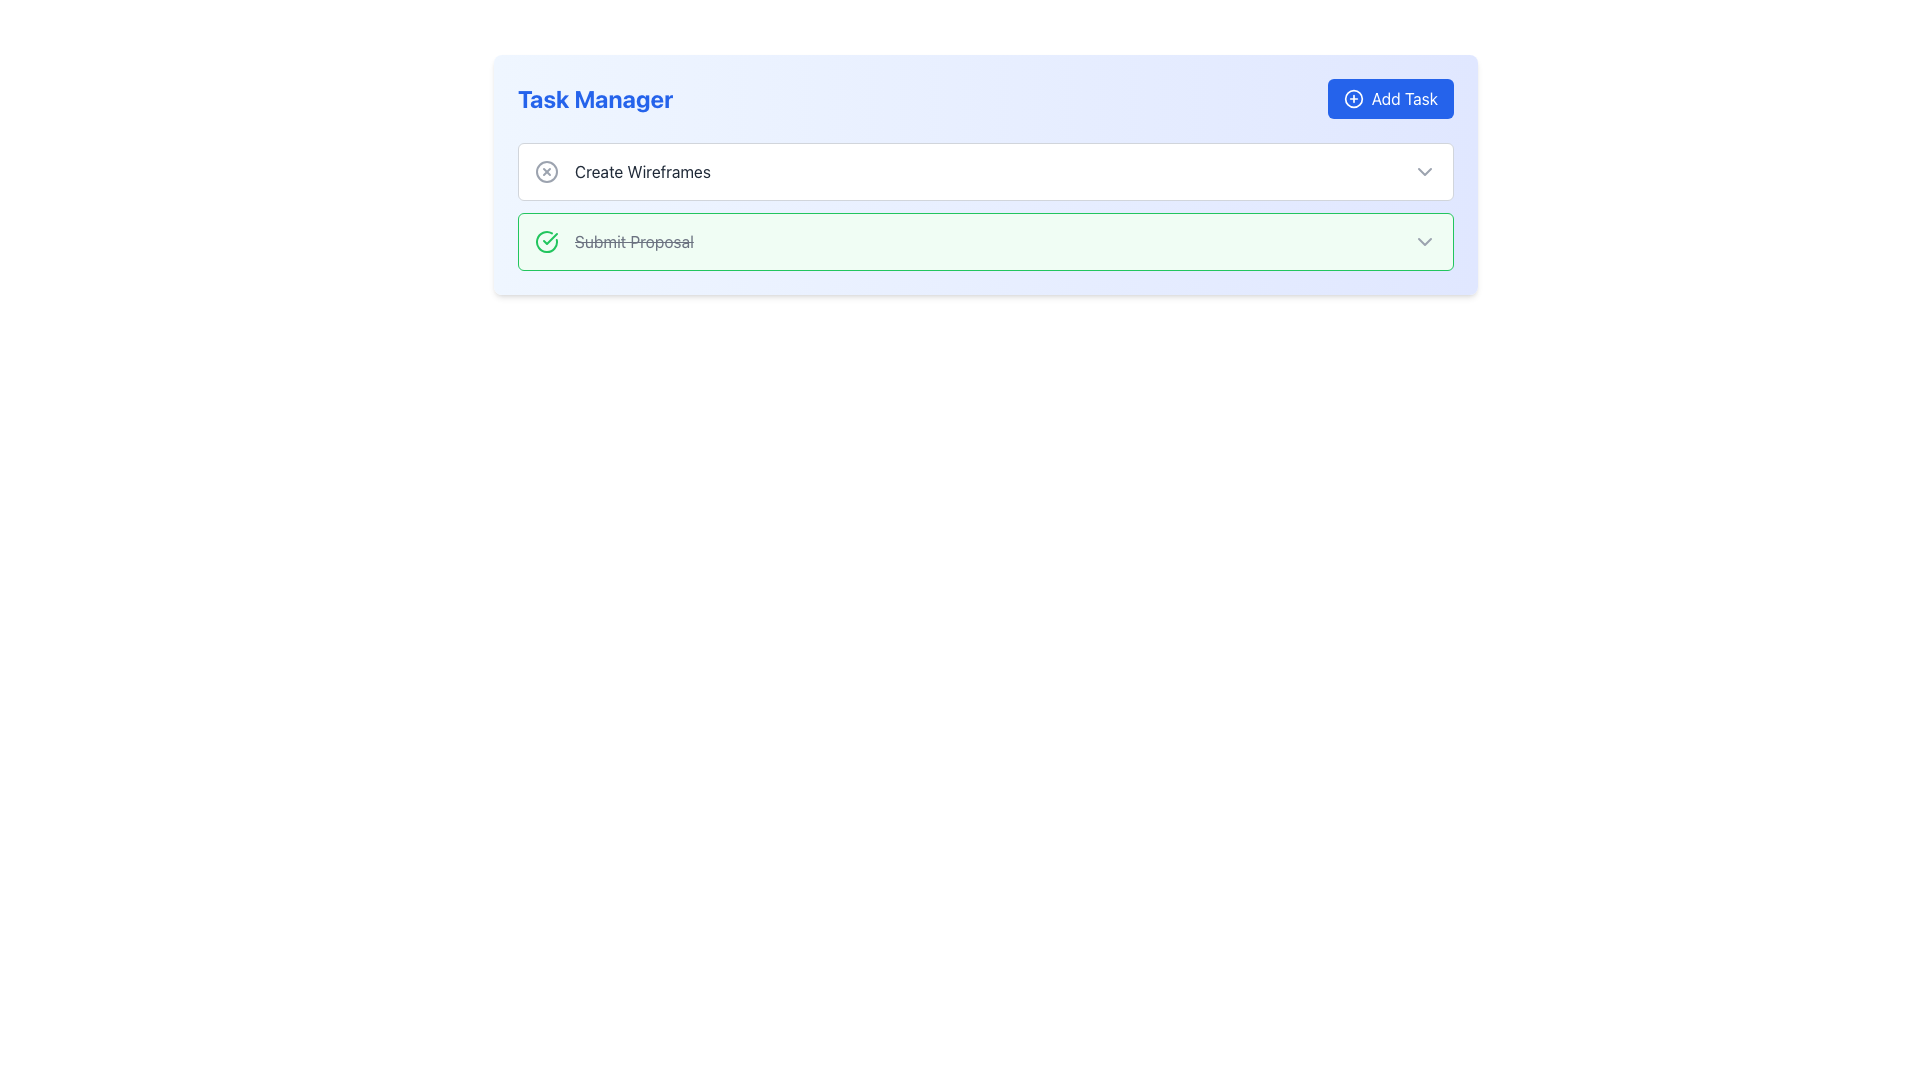  Describe the element at coordinates (985, 171) in the screenshot. I see `the chevron button at the top of the task manager interface` at that location.